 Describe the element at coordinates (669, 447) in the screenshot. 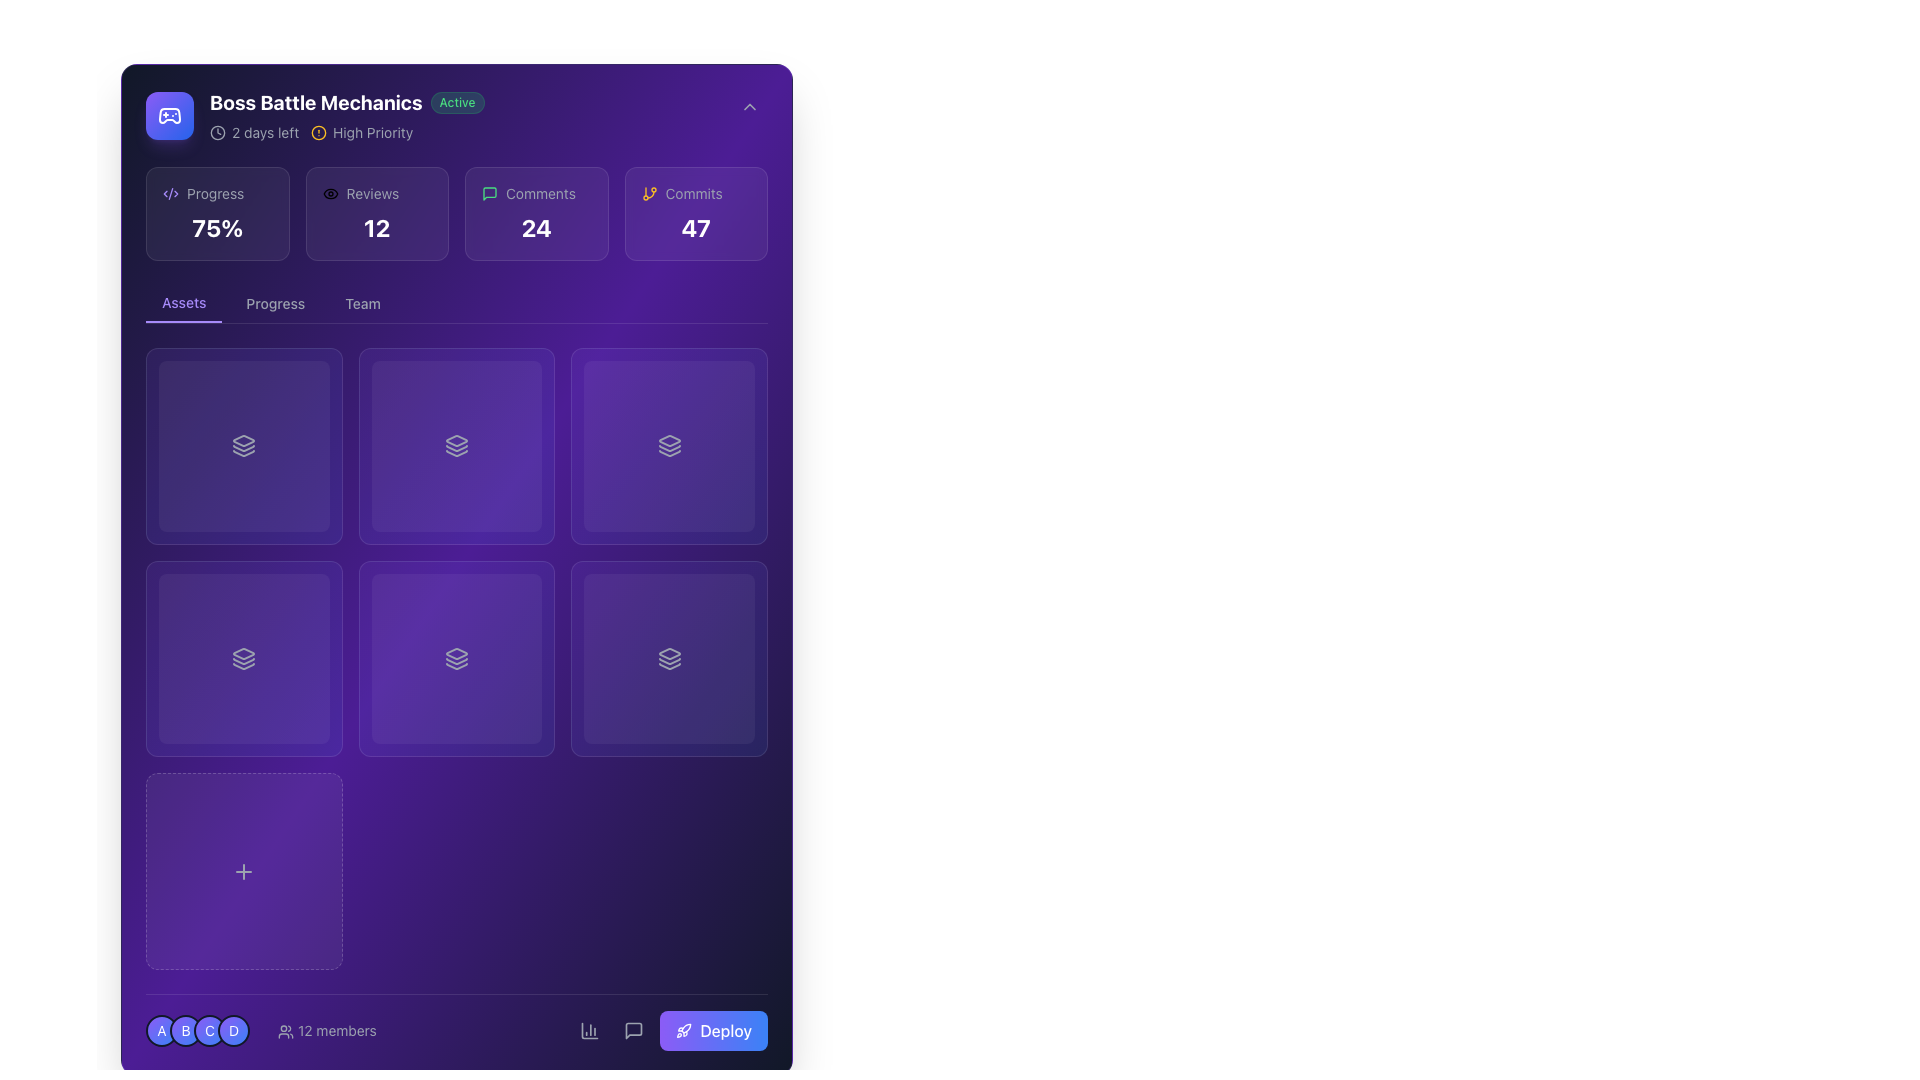

I see `the middle icon in a group of three stacked icons within a grid layout that signifies an intermediate state or level` at that location.